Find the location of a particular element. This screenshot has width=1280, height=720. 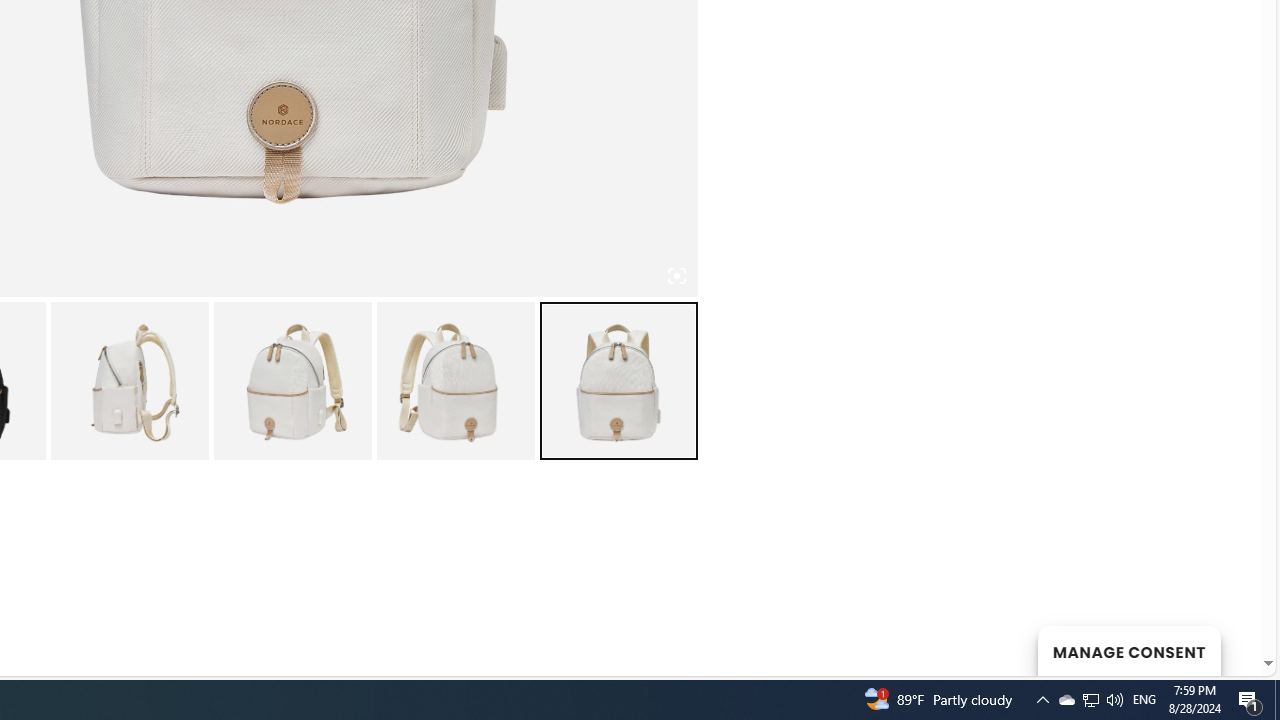

'MANAGE CONSENT' is located at coordinates (1128, 650).